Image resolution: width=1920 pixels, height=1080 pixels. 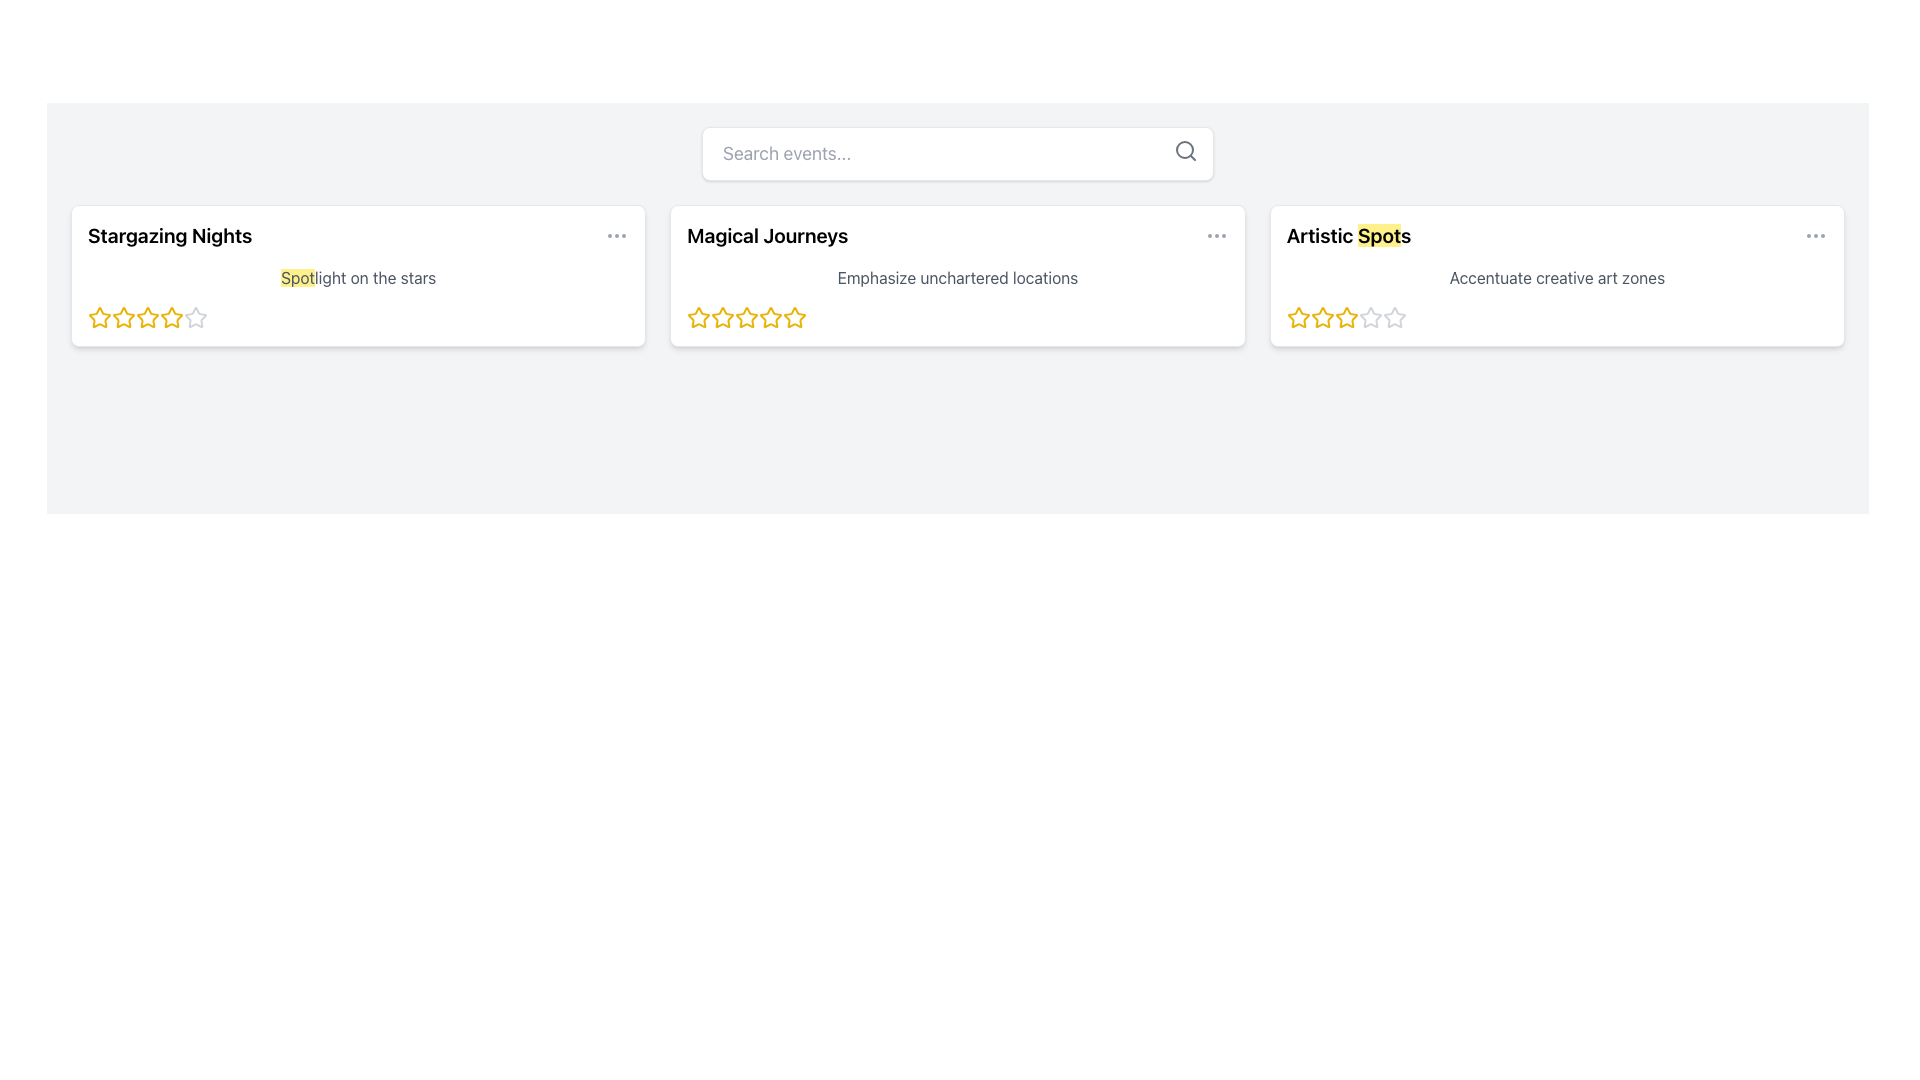 What do you see at coordinates (172, 316) in the screenshot?
I see `the fifth star icon in the 'Stargazing Nights' section` at bounding box center [172, 316].